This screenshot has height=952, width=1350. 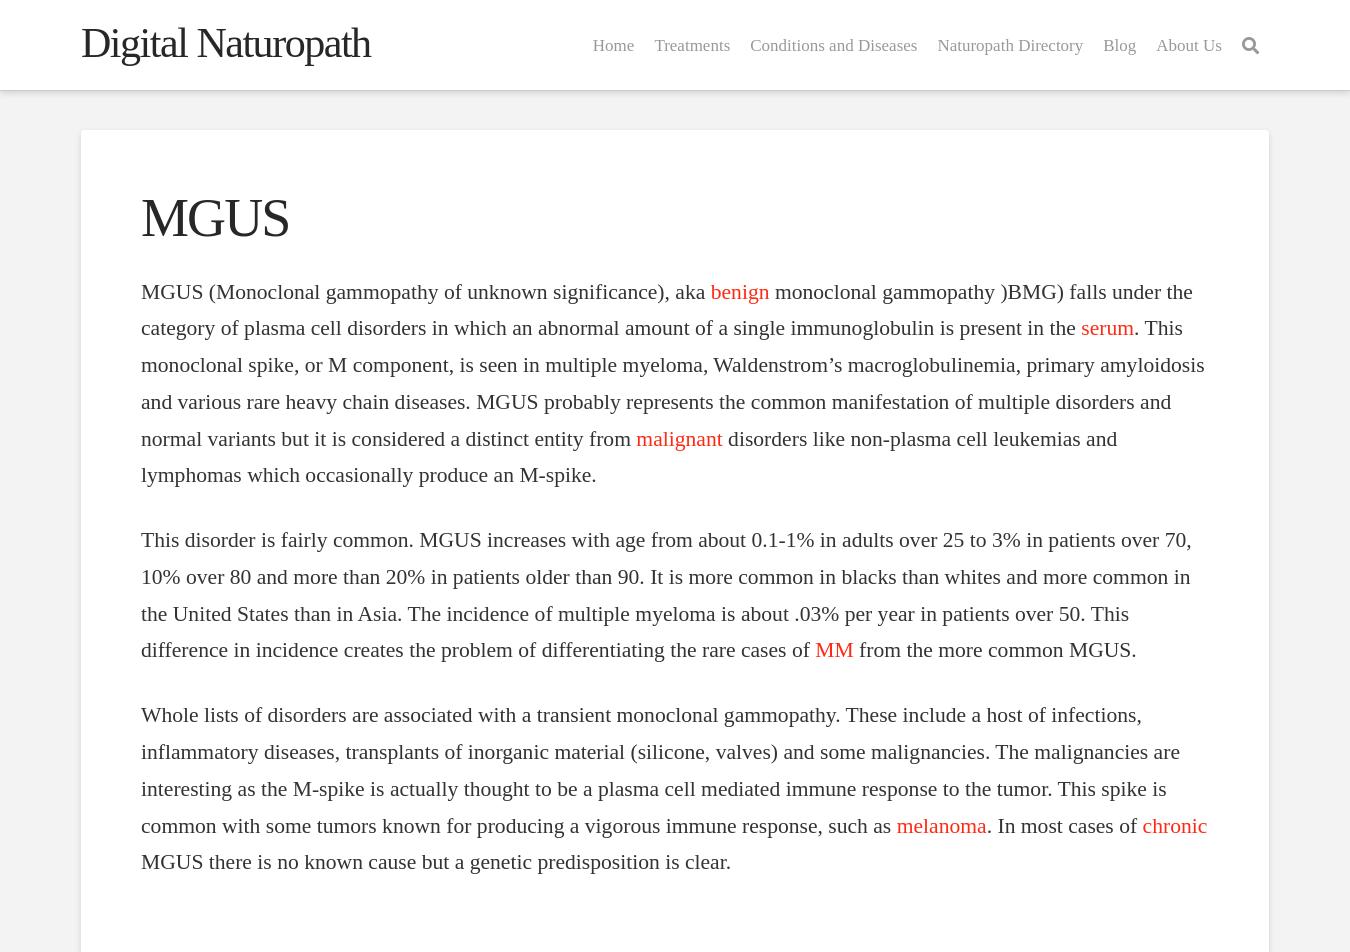 I want to click on 'benign', so click(x=738, y=291).